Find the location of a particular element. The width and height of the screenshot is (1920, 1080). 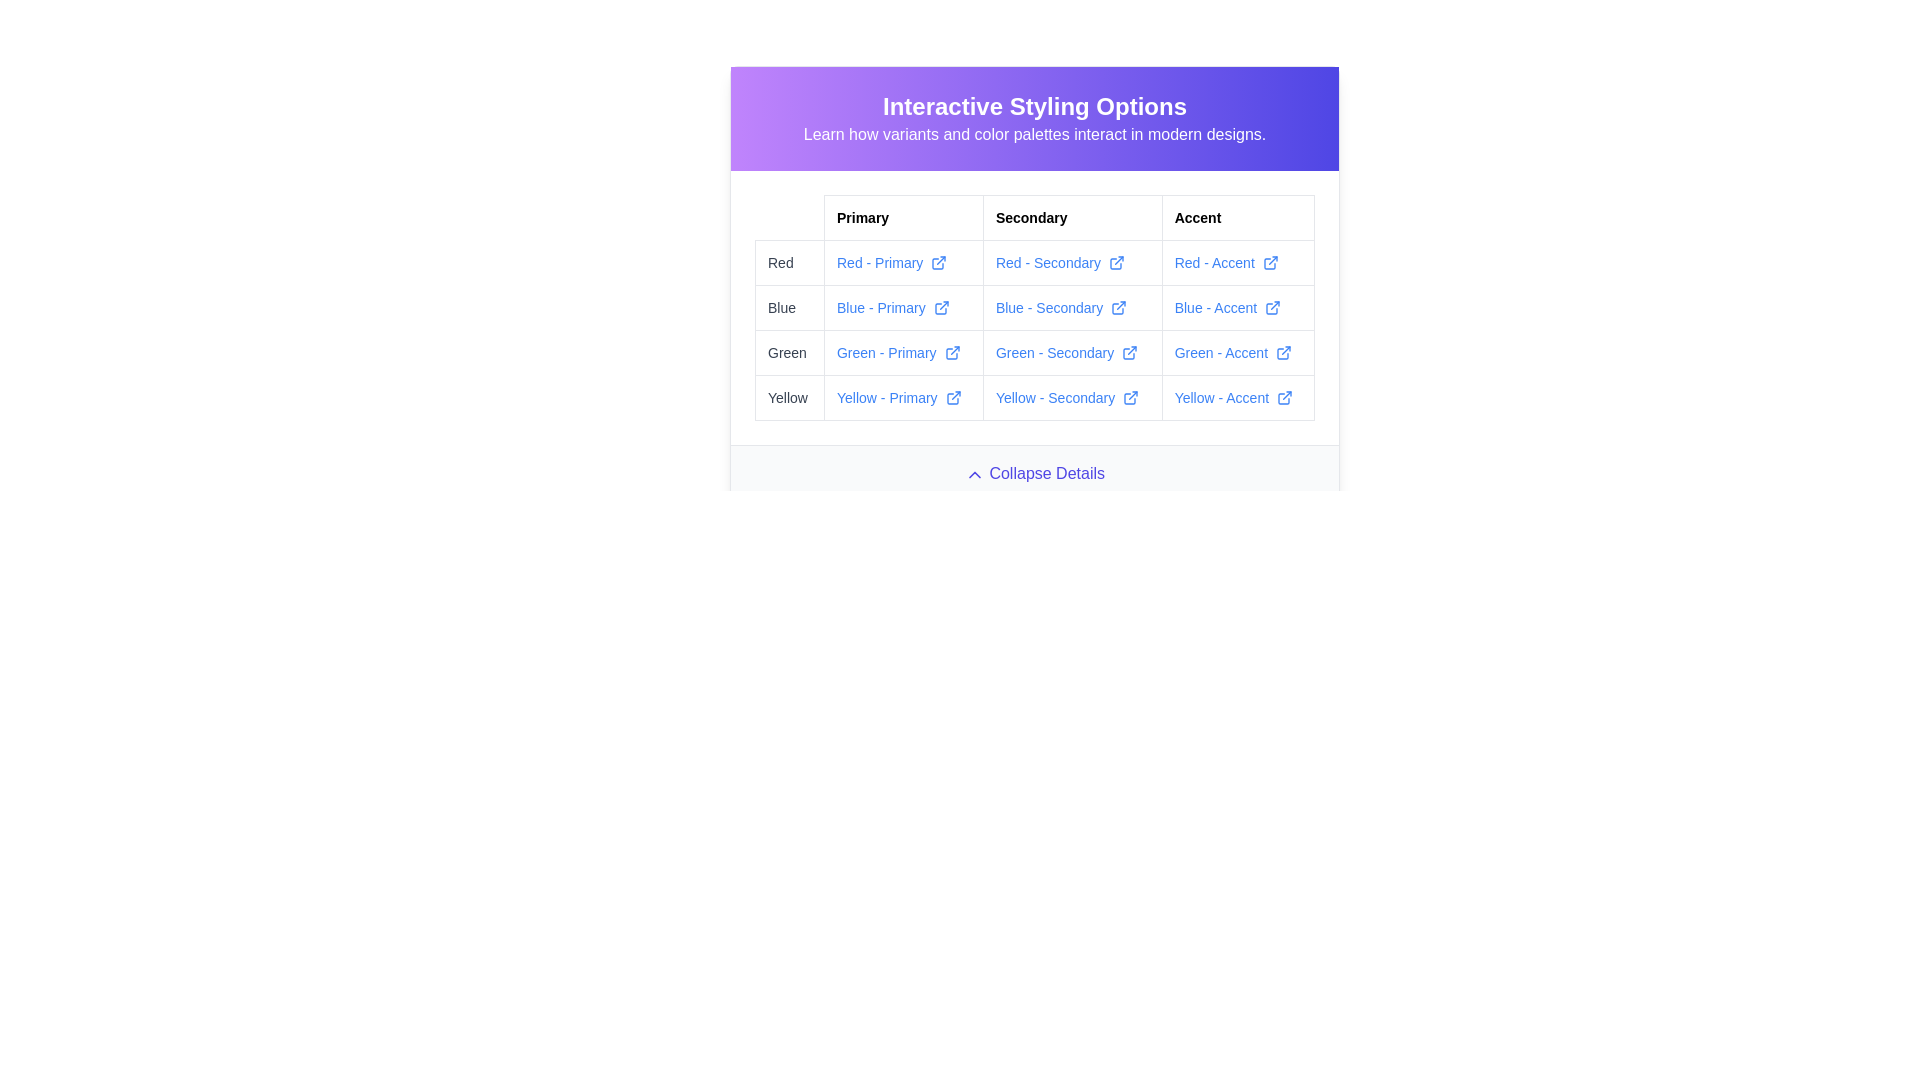

the external link icon located in the bottom row of the table under the 'Secondary' column, adjacent to the text 'Yellow - Secondary' is located at coordinates (1131, 397).